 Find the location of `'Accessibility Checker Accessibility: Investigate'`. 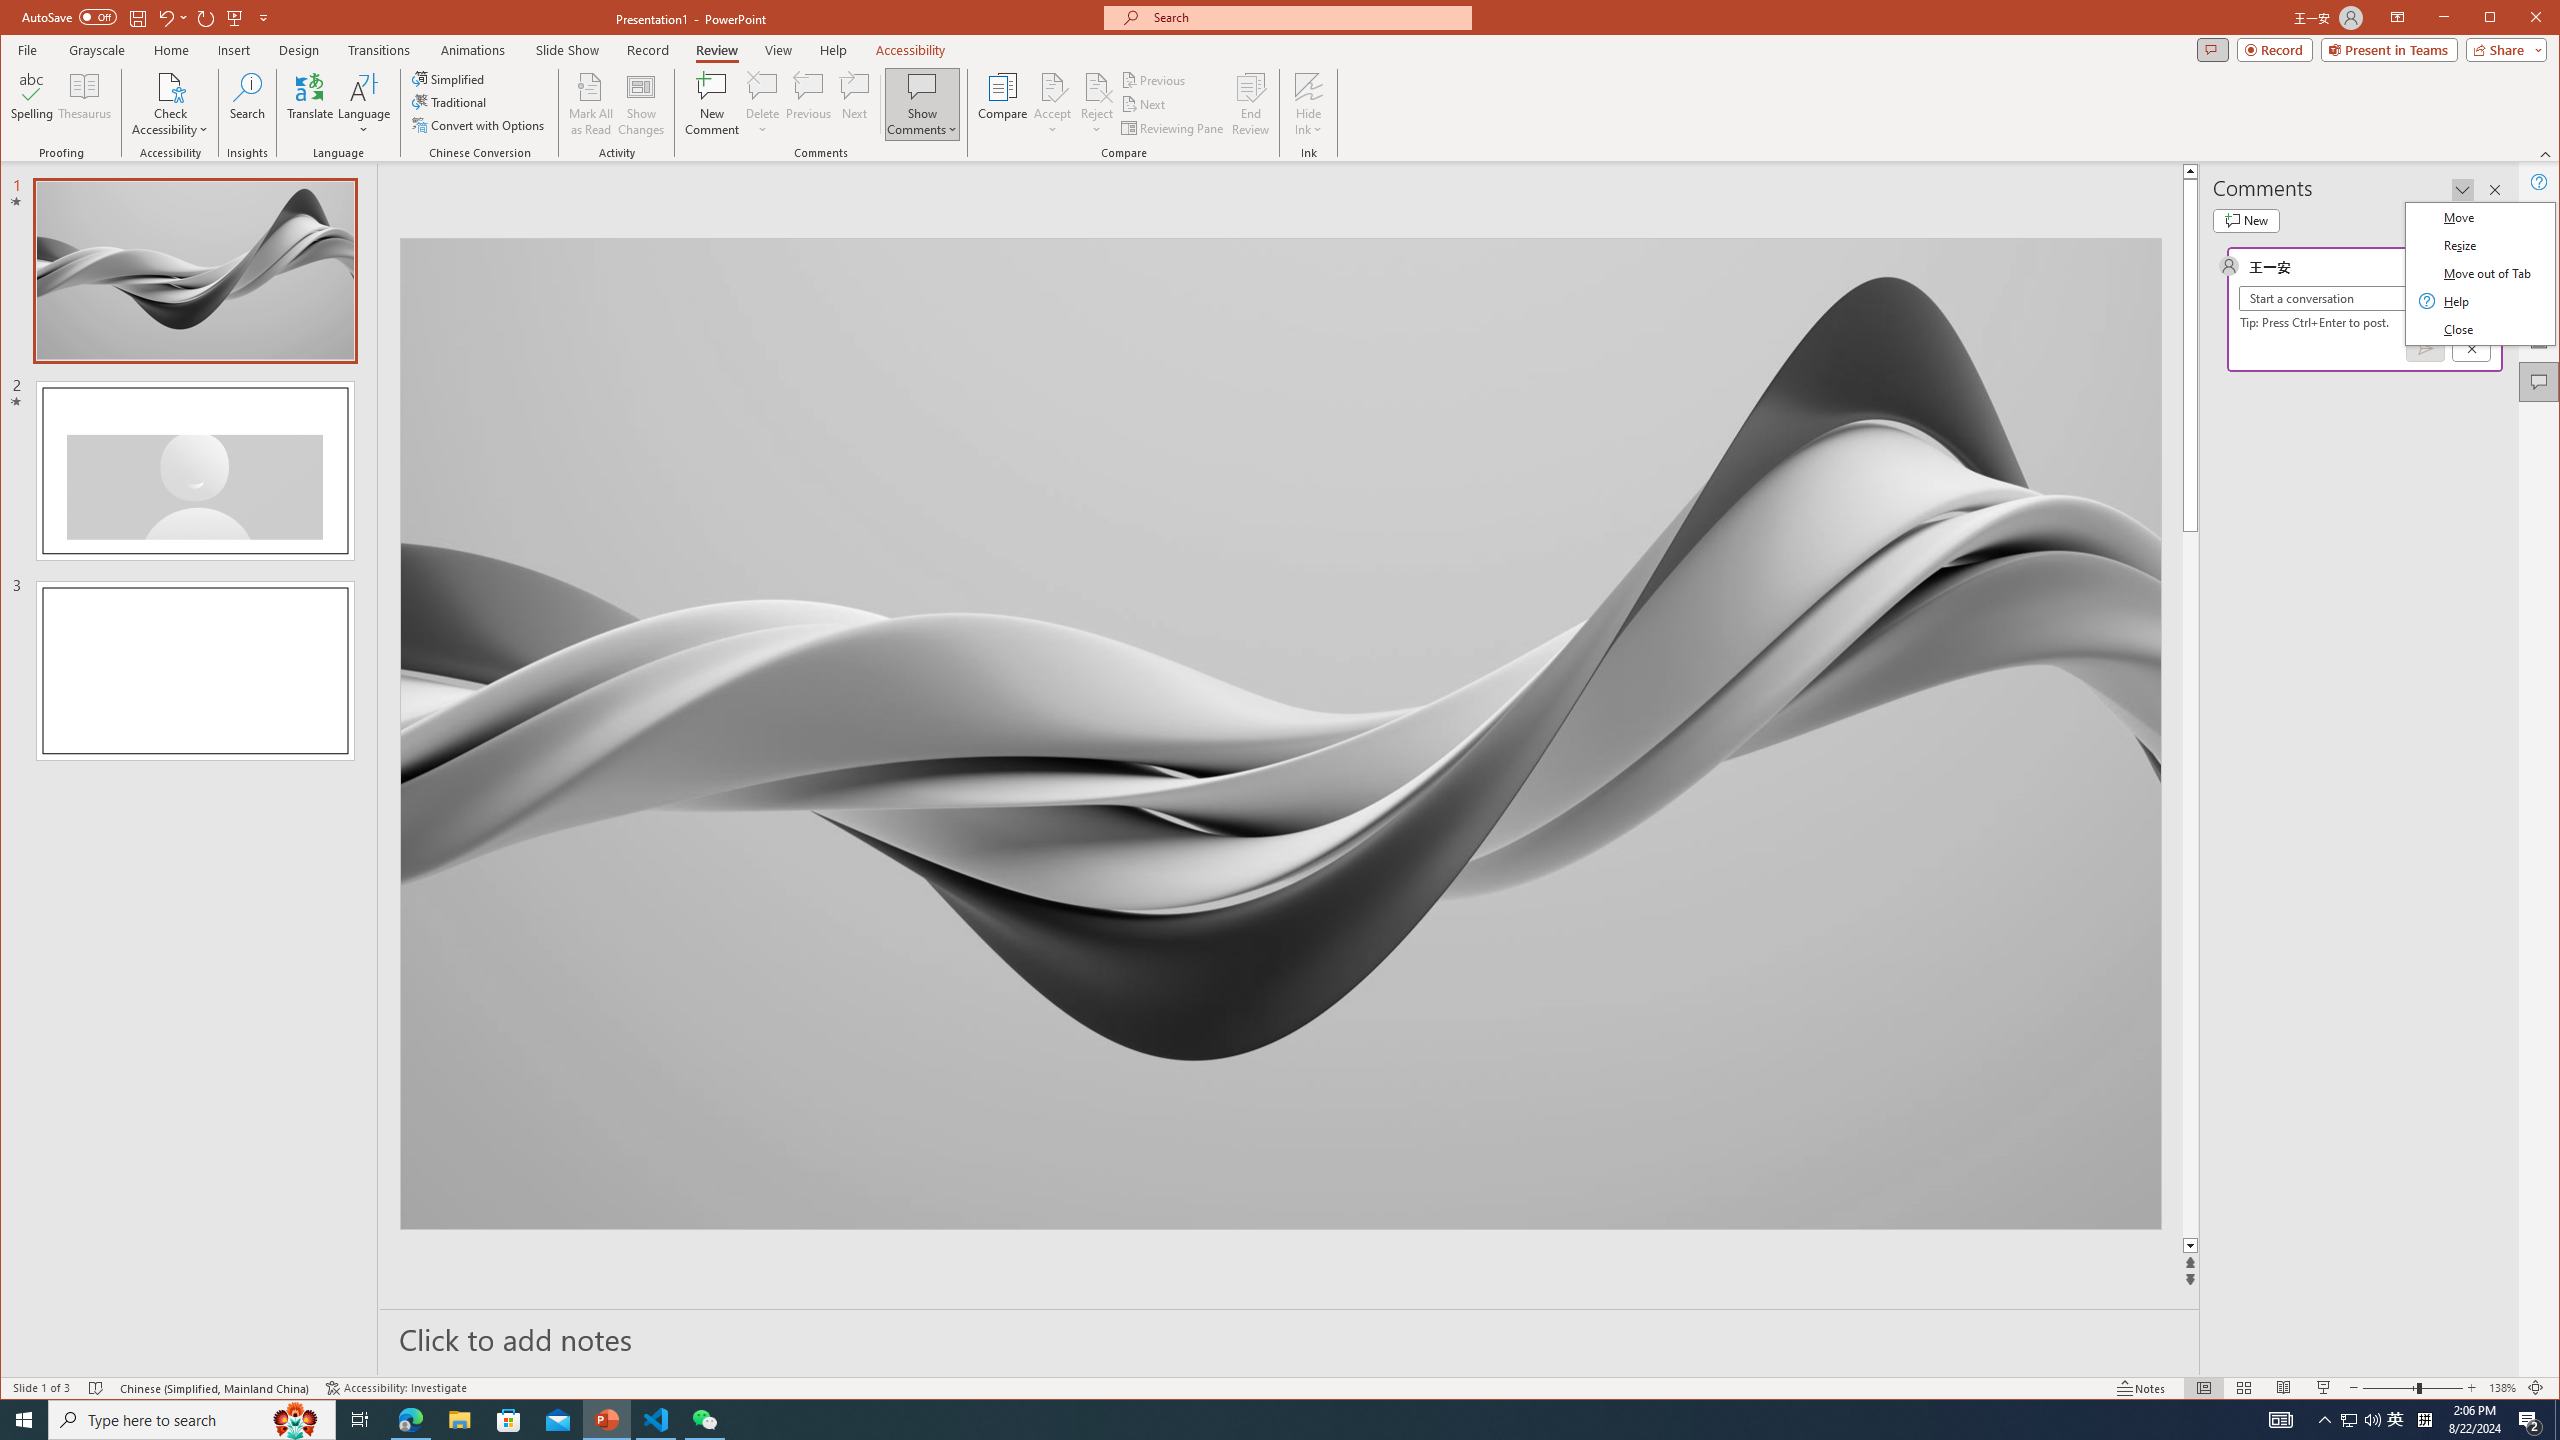

'Accessibility Checker Accessibility: Investigate' is located at coordinates (395, 1387).